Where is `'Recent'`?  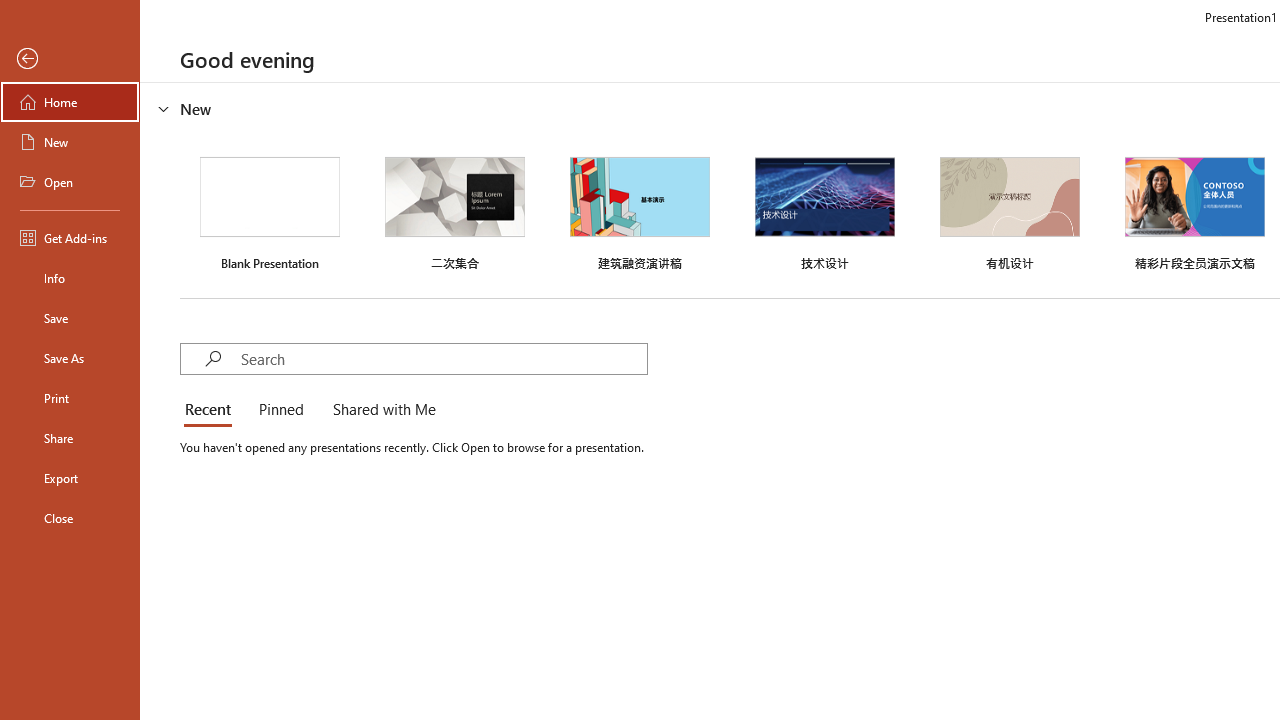 'Recent' is located at coordinates (212, 410).